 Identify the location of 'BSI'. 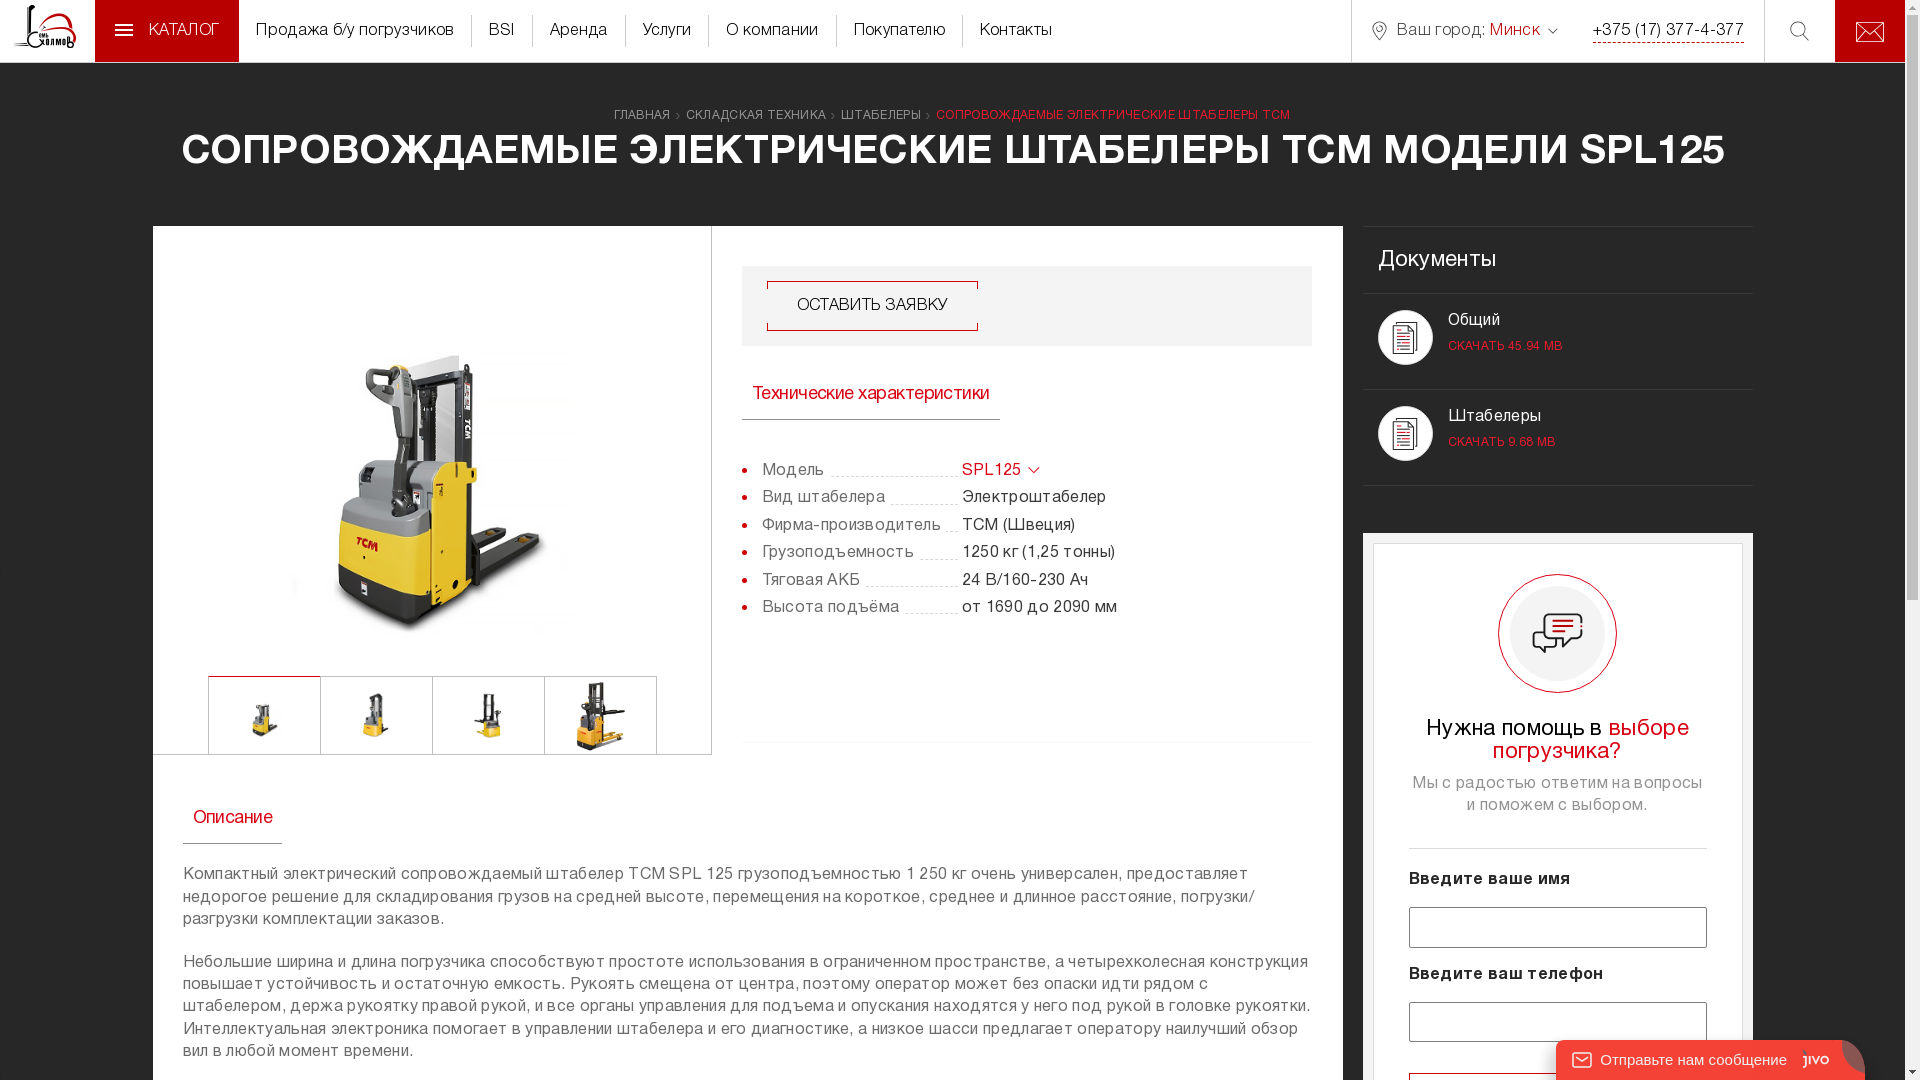
(502, 30).